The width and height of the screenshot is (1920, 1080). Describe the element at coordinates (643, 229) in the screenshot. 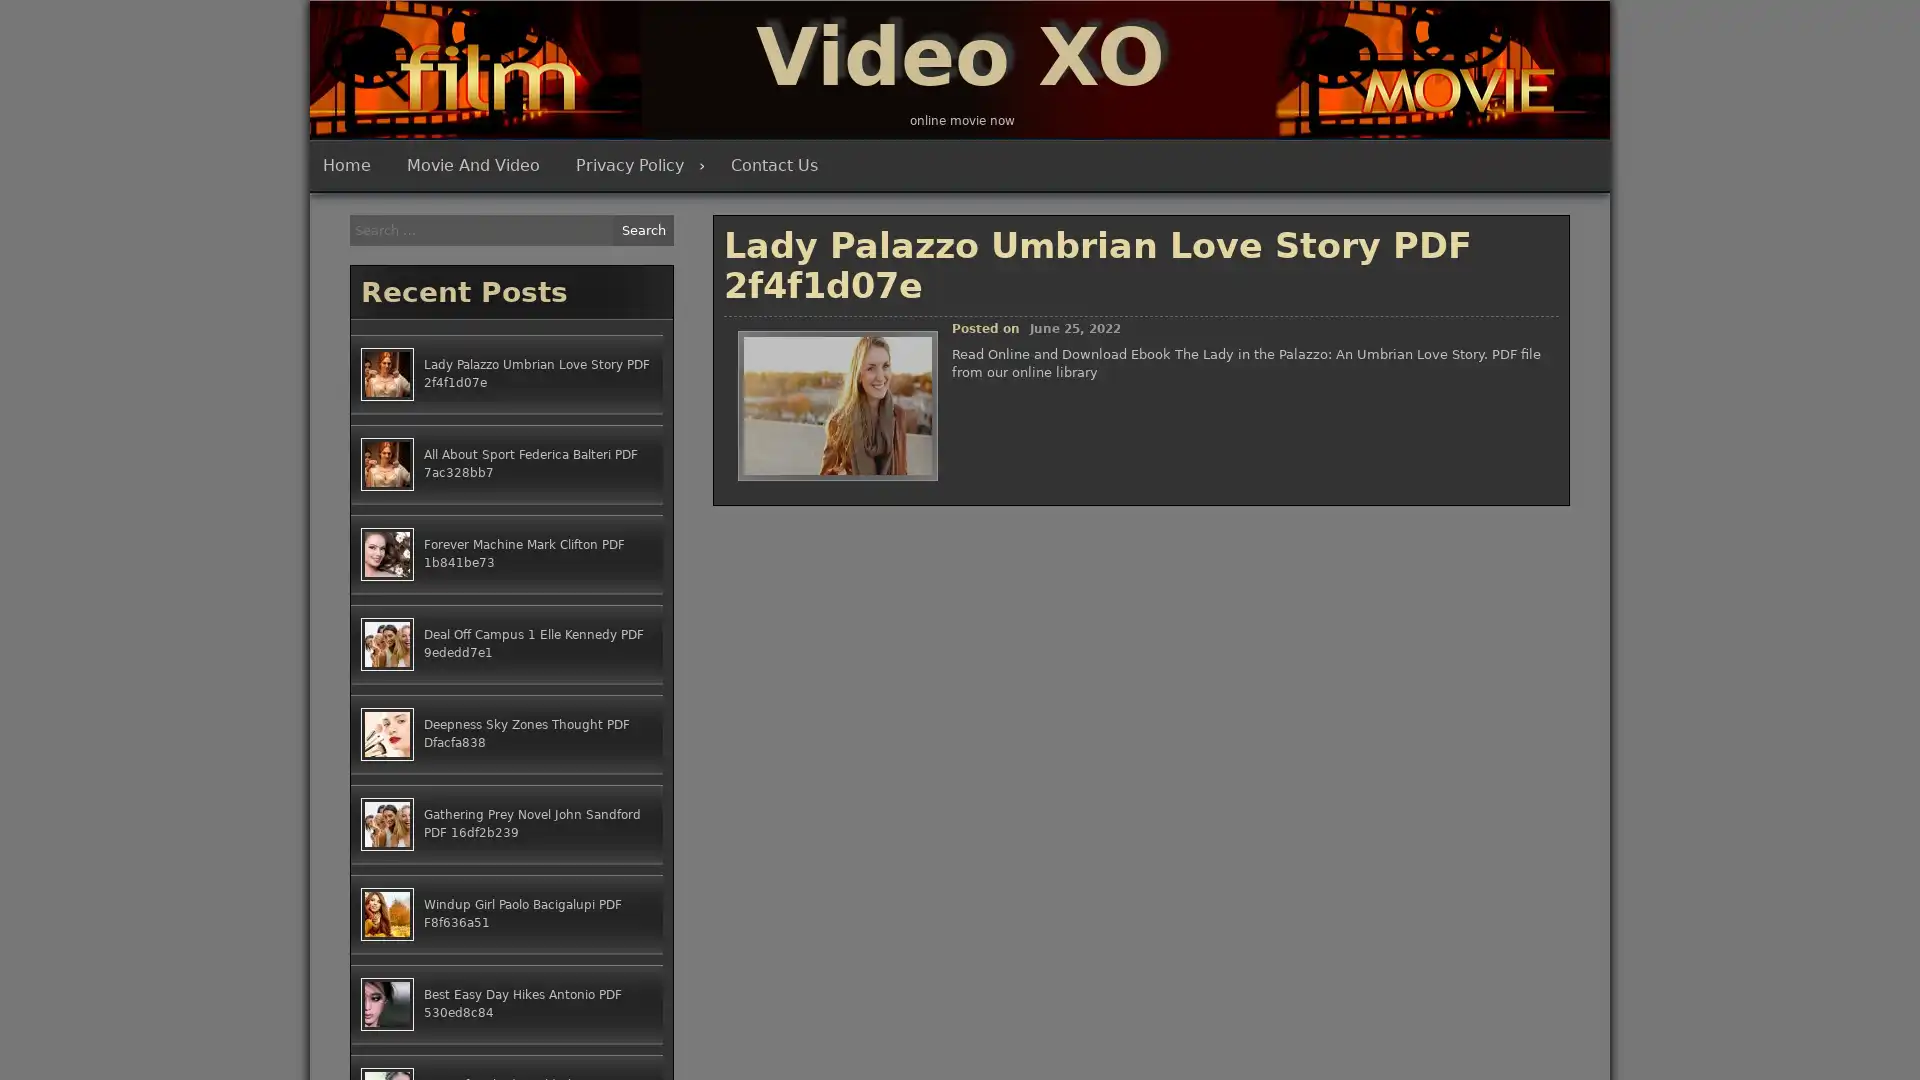

I see `Search` at that location.